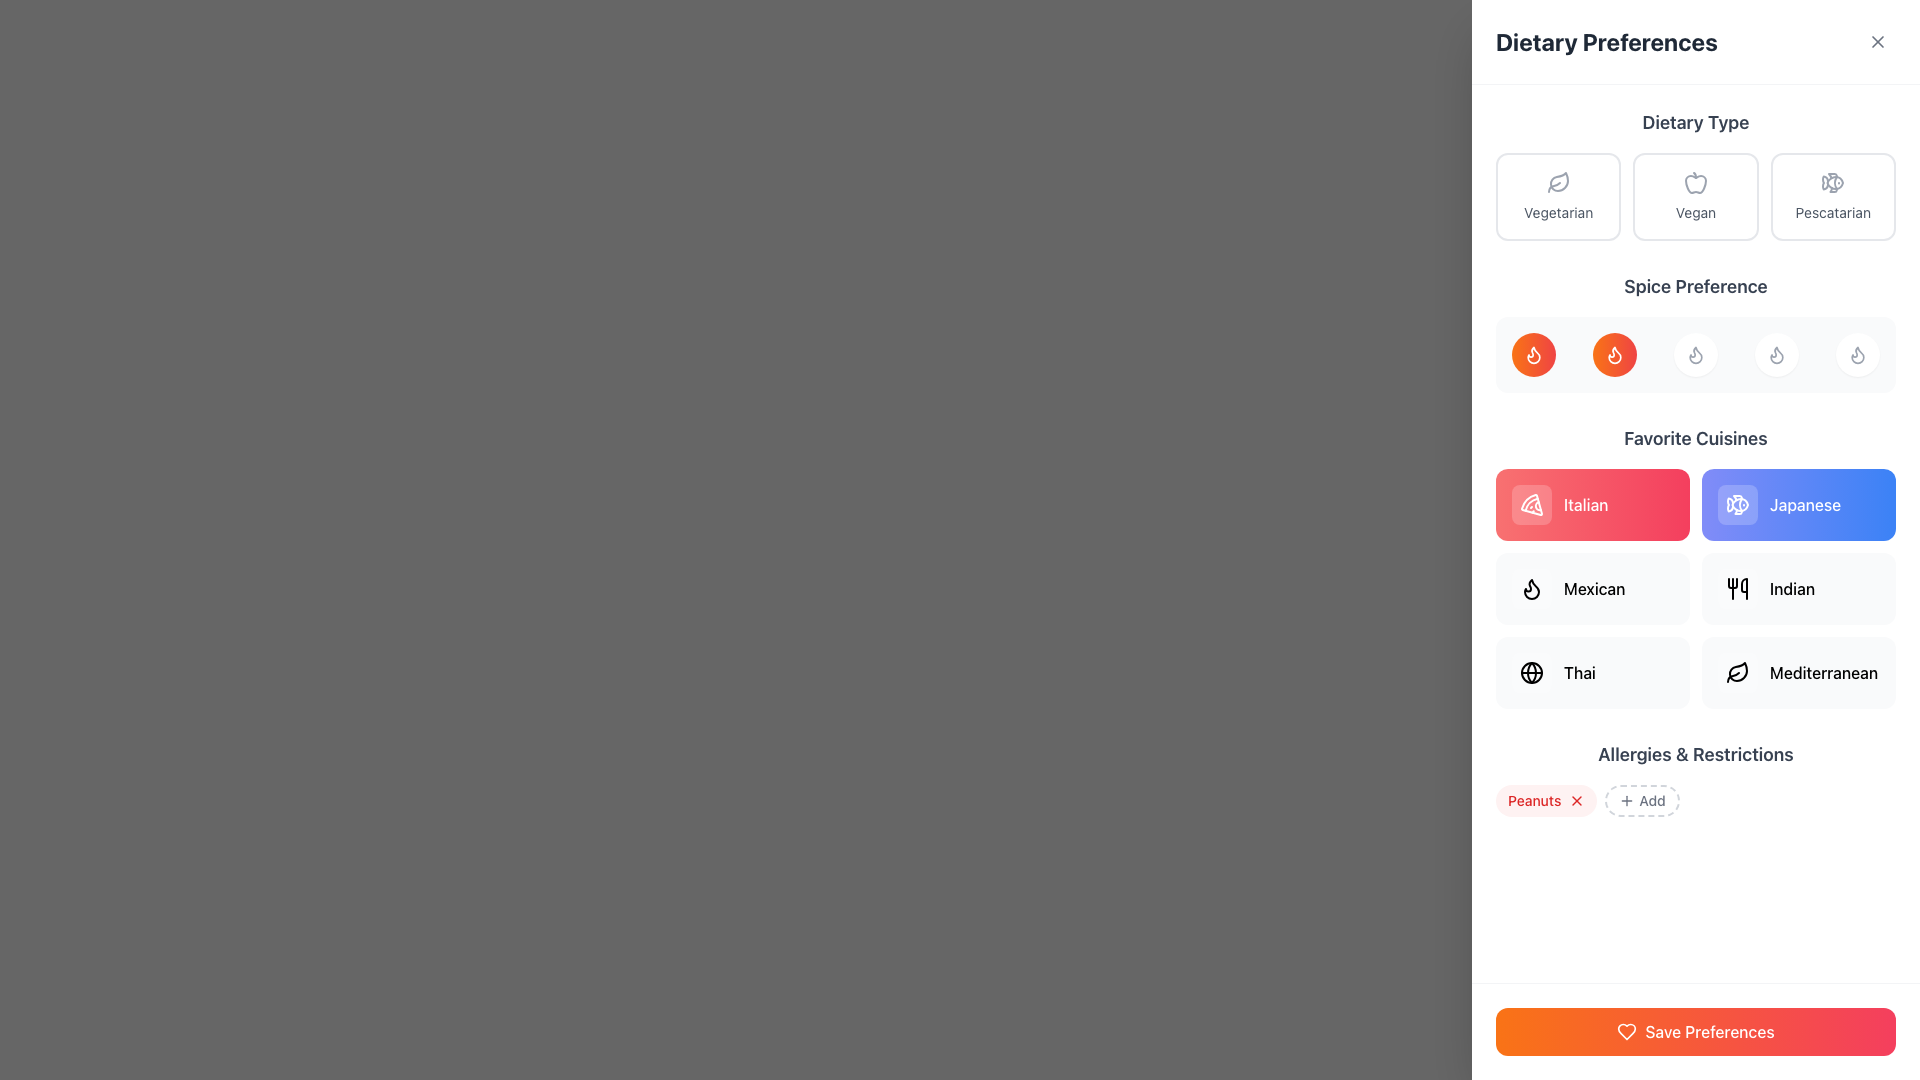 The height and width of the screenshot is (1080, 1920). I want to click on the spice preference icon located in the 'Dietary Preferences' dialog, so click(1614, 353).